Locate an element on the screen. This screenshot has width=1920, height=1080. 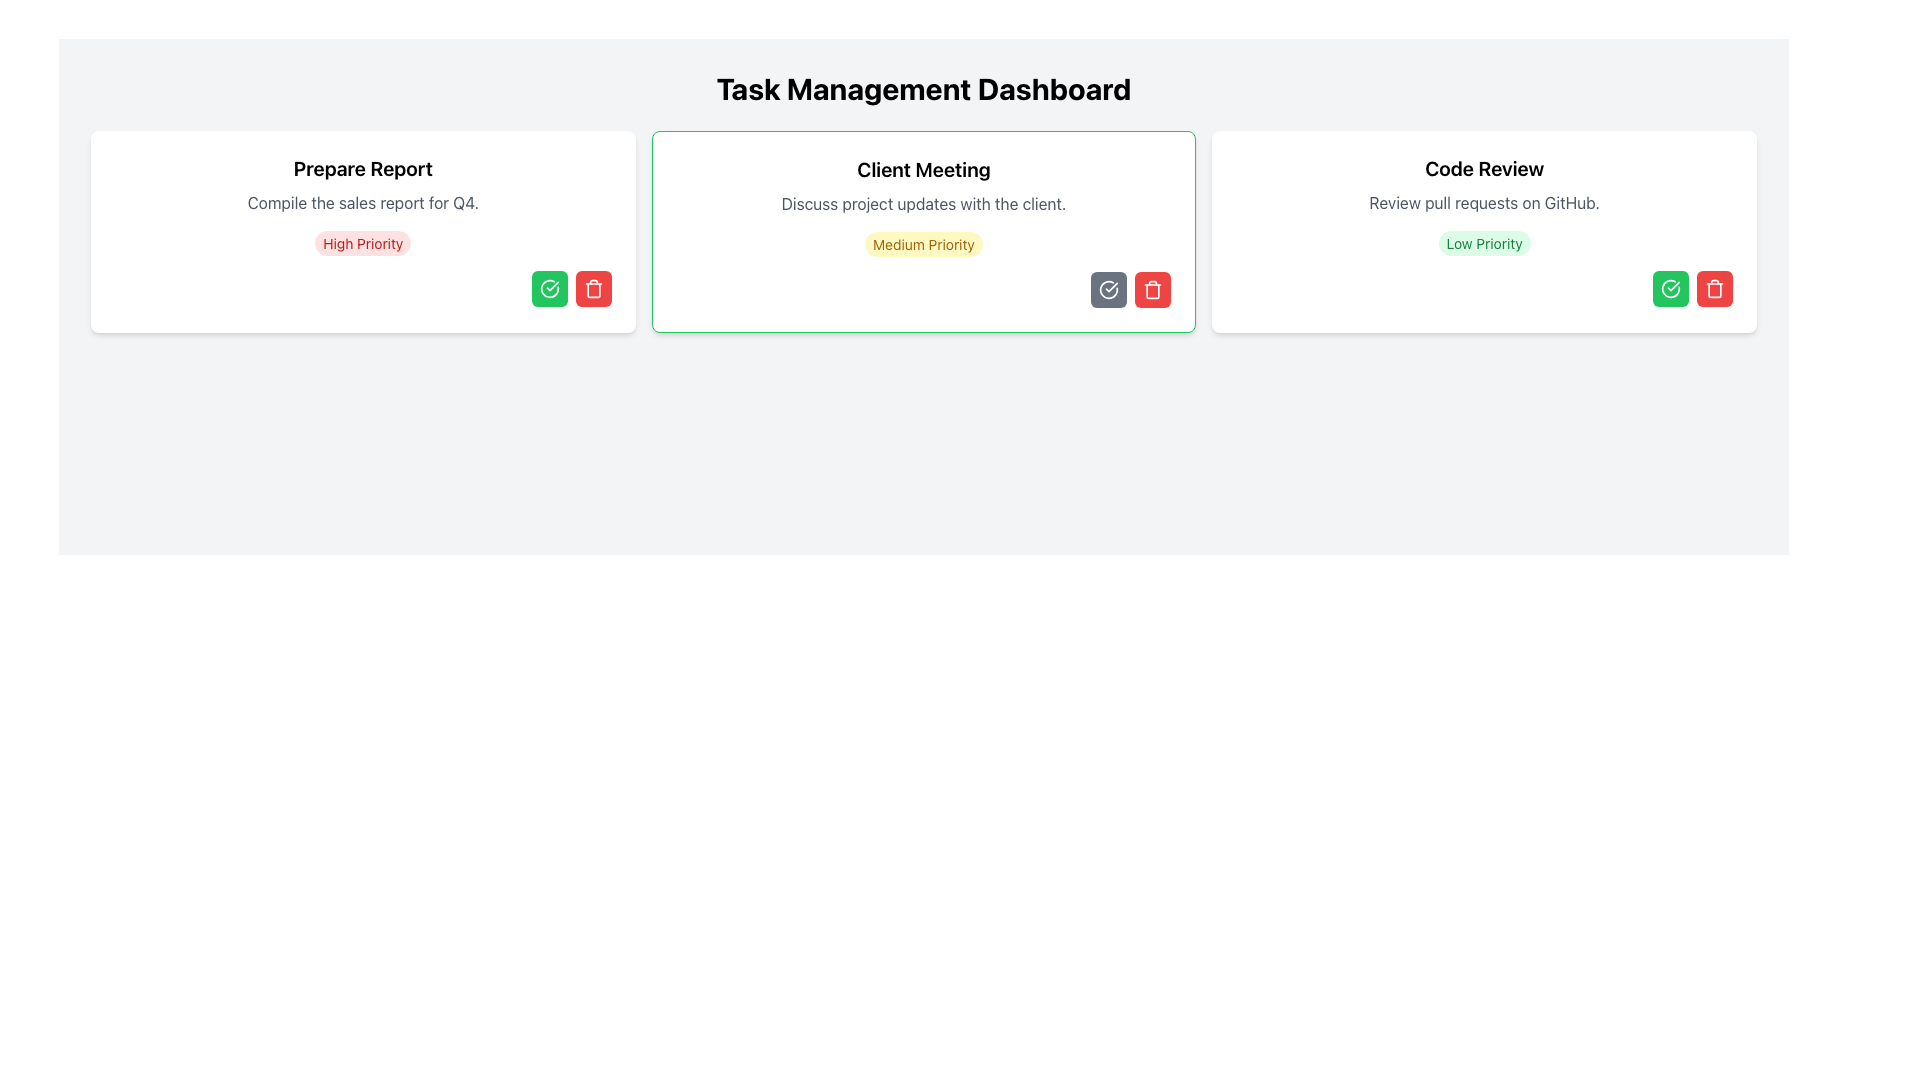
the confirmation button located at the bottom-right of the 'Client Meeting' card is located at coordinates (1108, 289).